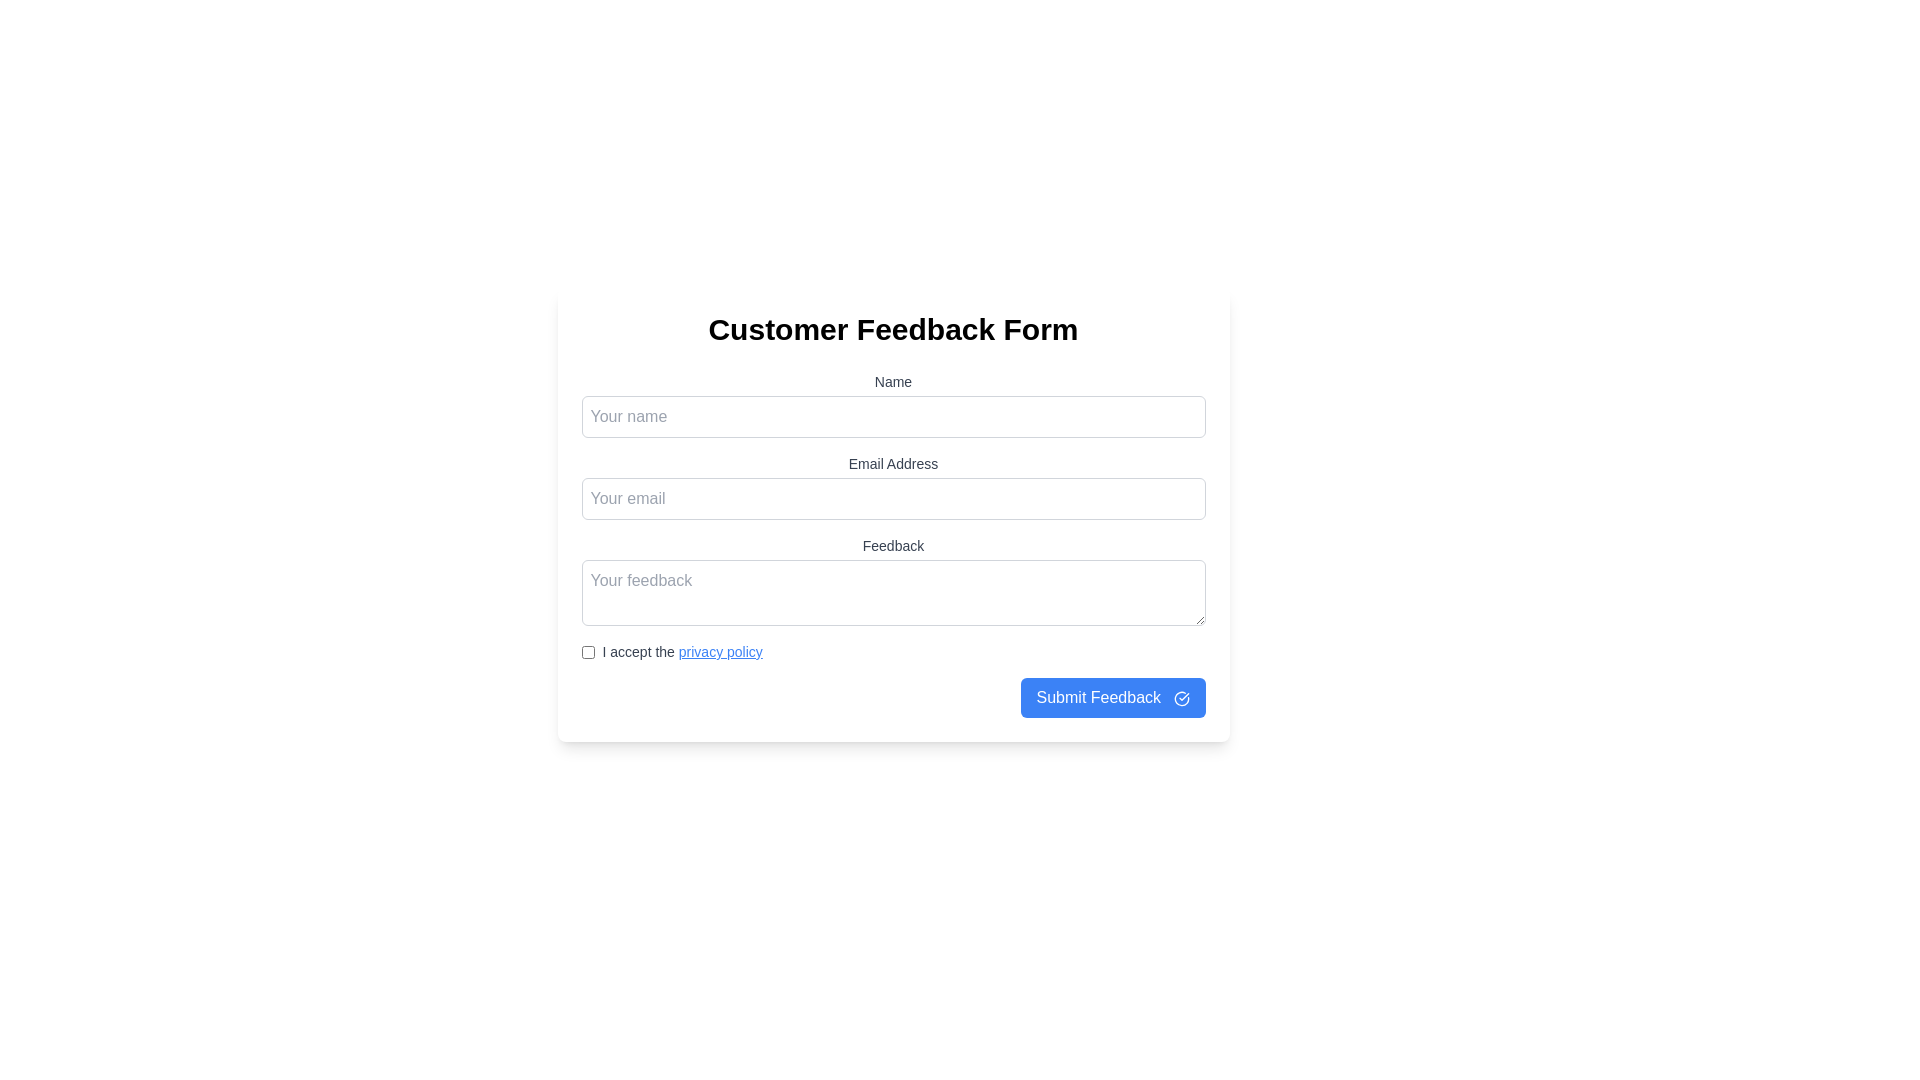  I want to click on text with hyperlink that provides information for the acceptance of the privacy policy, located at the bottom of the form, to the right of a checkbox, and below the 'Feedback' textarea, so click(682, 651).